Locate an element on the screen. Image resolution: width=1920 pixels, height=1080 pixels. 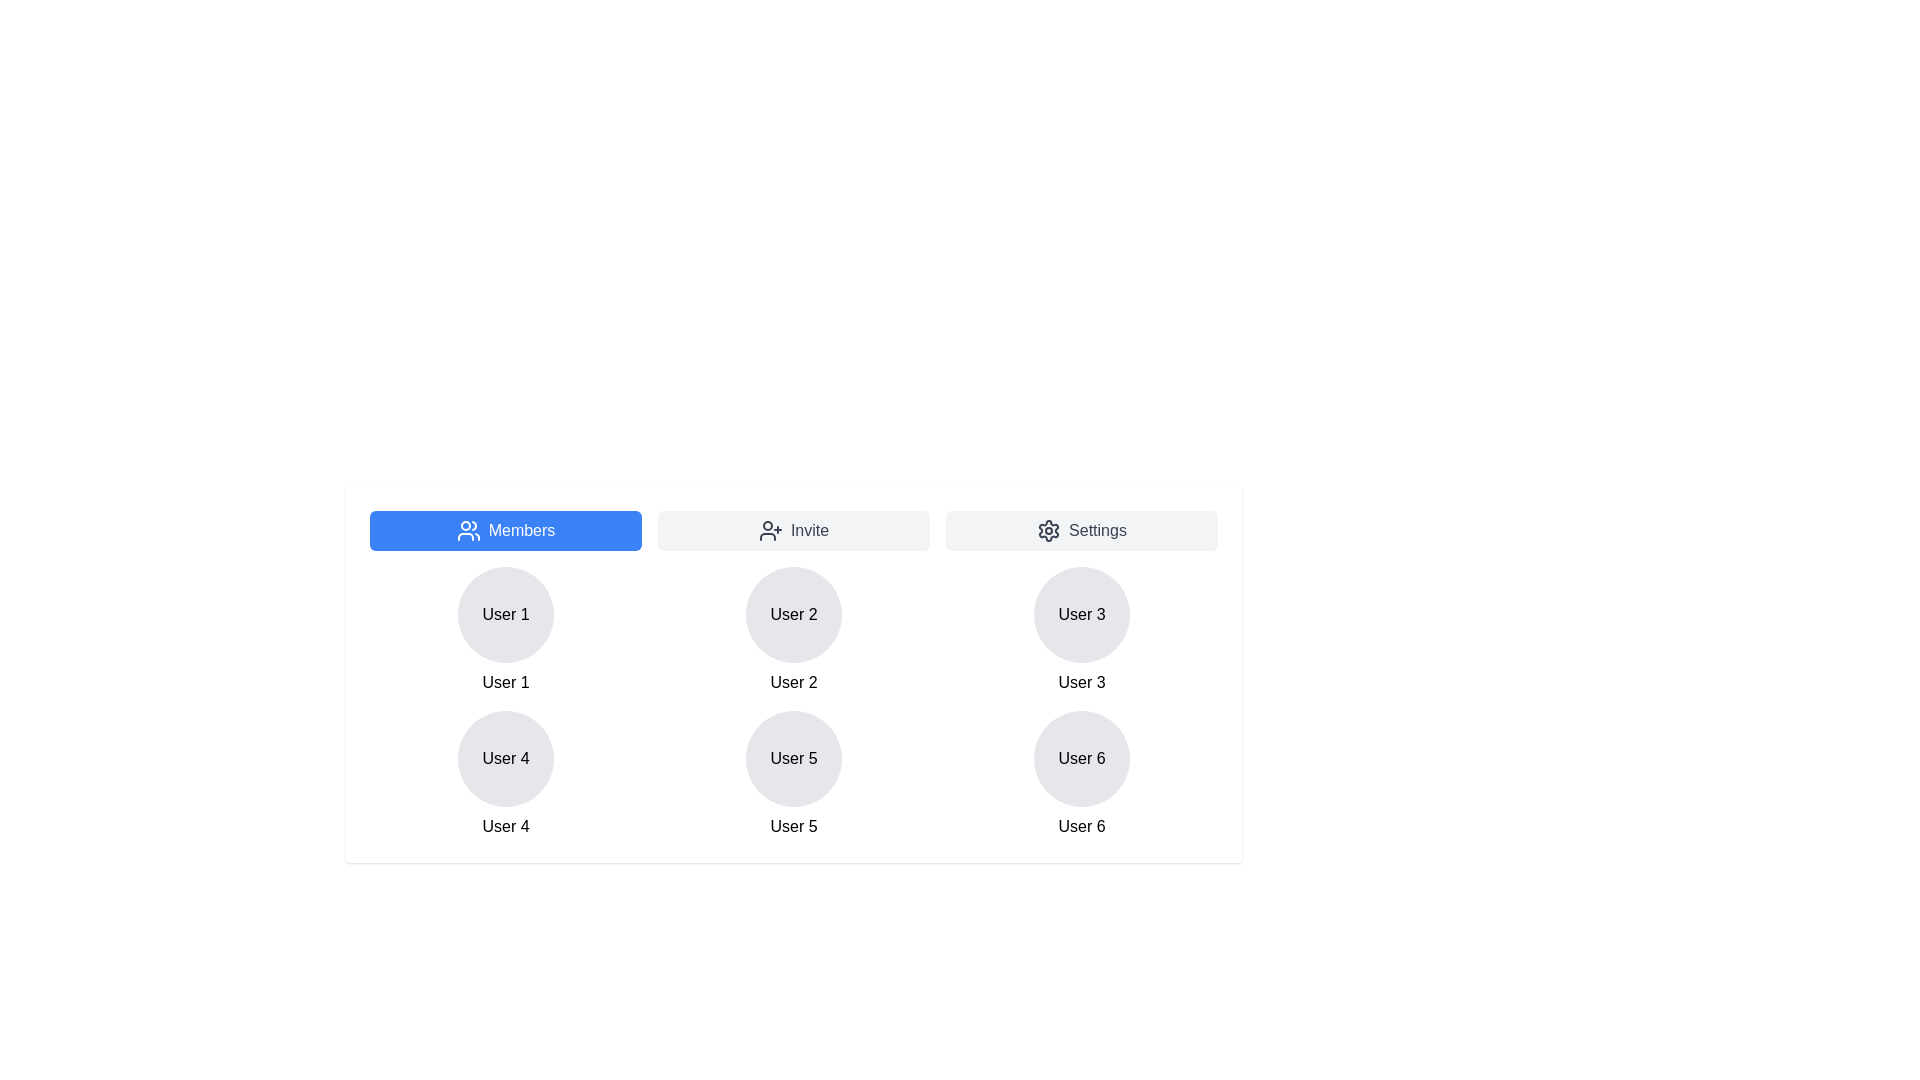
the vector icon embedded within the 'Members' button located at the leftmost section of the horizontal menu bar is located at coordinates (467, 530).